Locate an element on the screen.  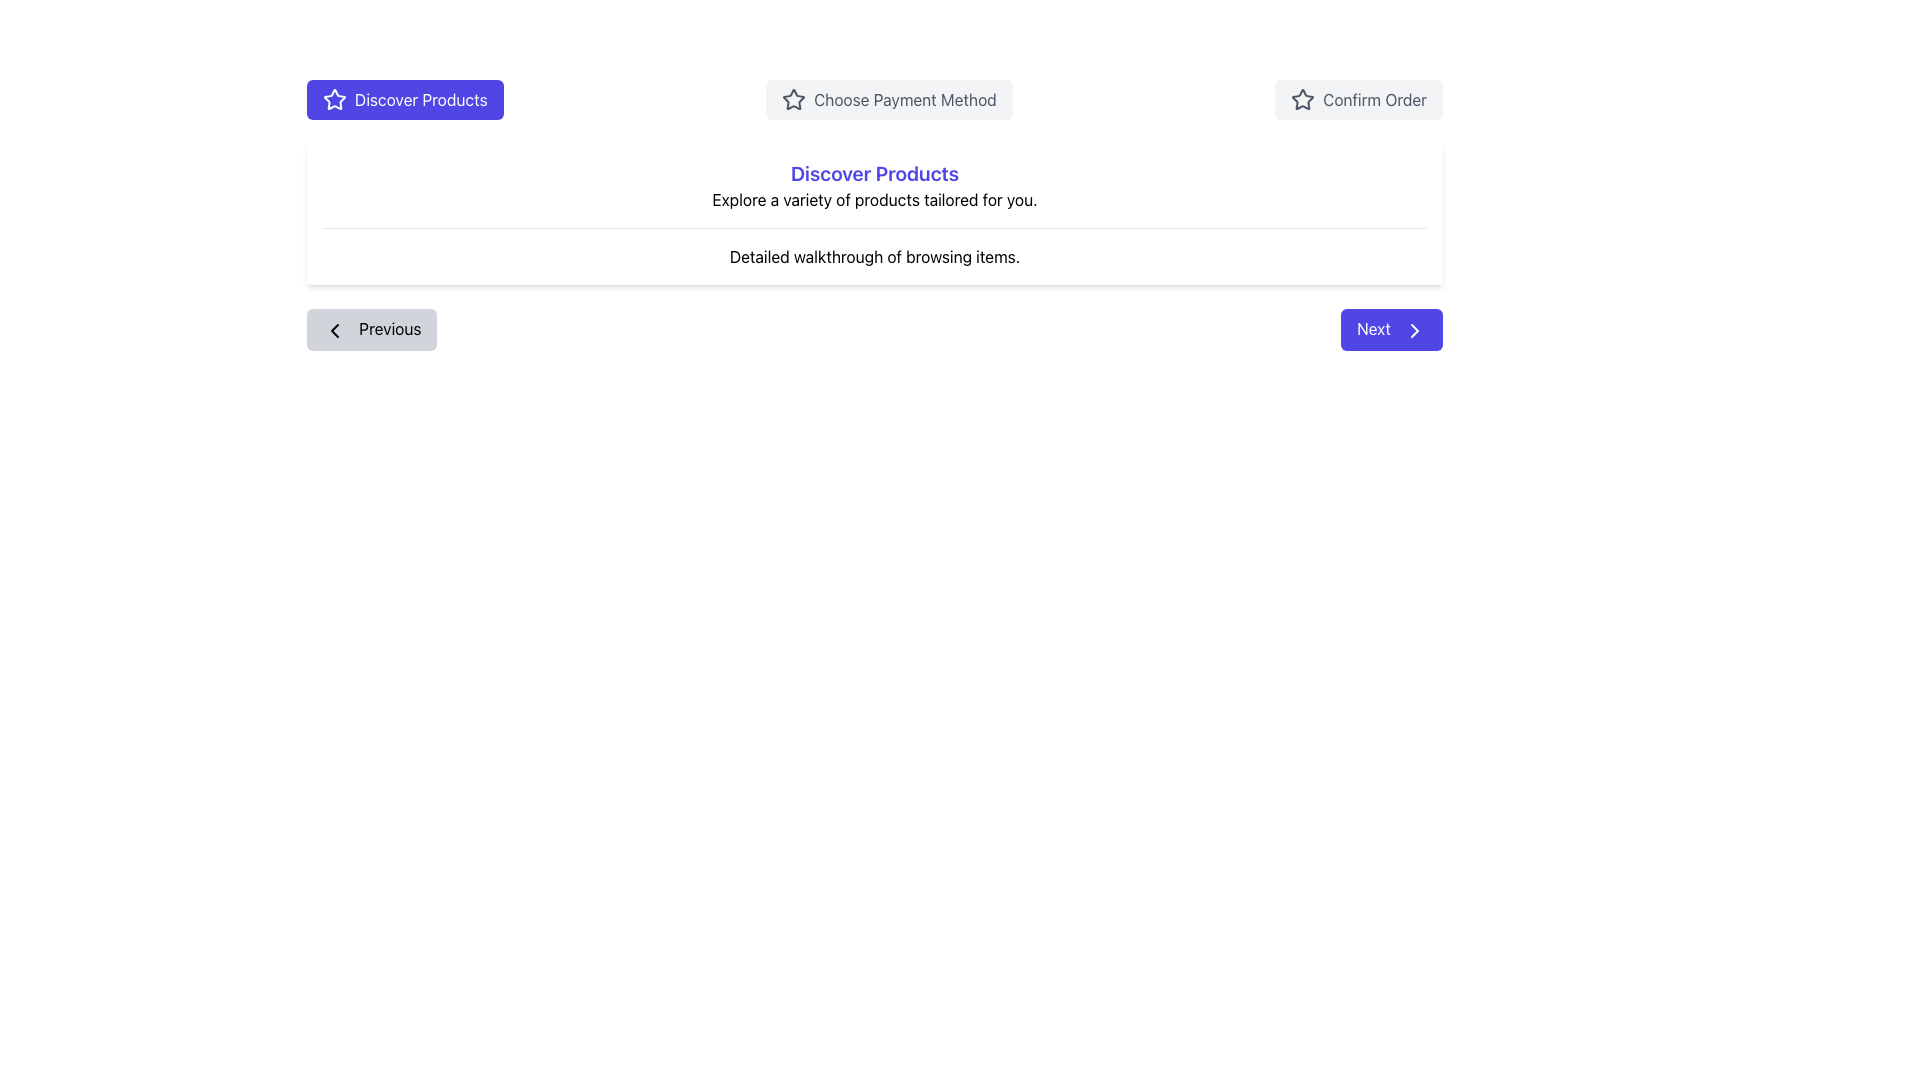
the star icon located at the start of the 'Choose Payment Method' button, which is the leftmost button among three primary options is located at coordinates (793, 100).